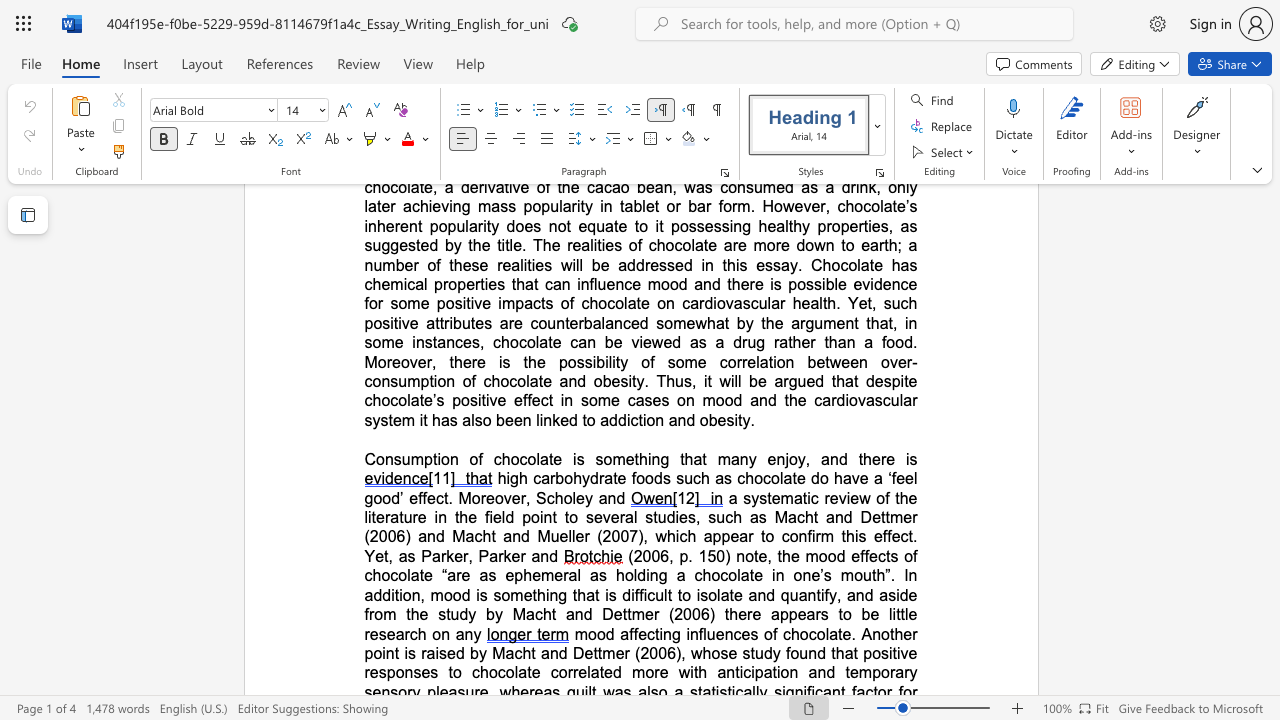 The height and width of the screenshot is (720, 1280). What do you see at coordinates (907, 535) in the screenshot?
I see `the subset text "t. Ye" within the text "this effect. Yet, as Parker, Parker and"` at bounding box center [907, 535].